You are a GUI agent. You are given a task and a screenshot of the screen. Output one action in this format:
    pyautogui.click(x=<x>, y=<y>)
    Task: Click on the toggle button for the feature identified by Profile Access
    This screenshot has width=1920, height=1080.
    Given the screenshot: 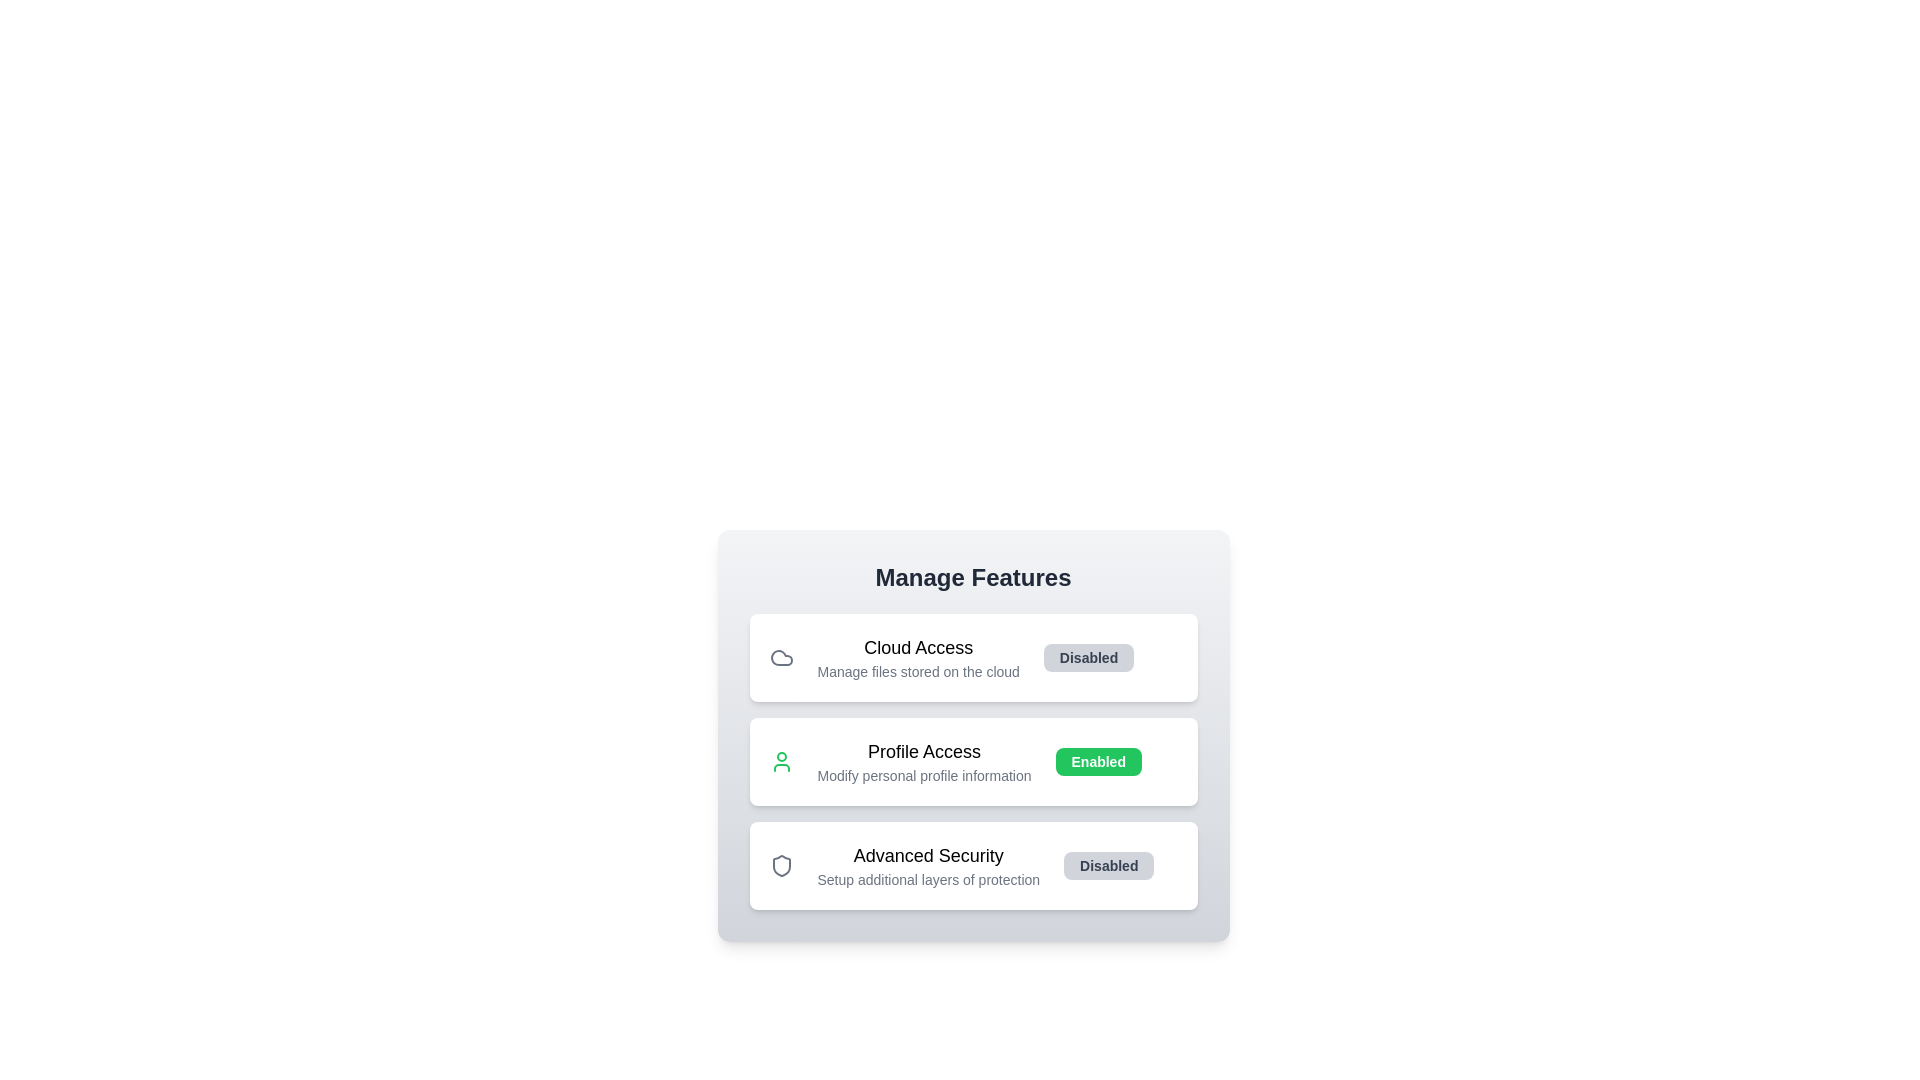 What is the action you would take?
    pyautogui.click(x=1097, y=762)
    